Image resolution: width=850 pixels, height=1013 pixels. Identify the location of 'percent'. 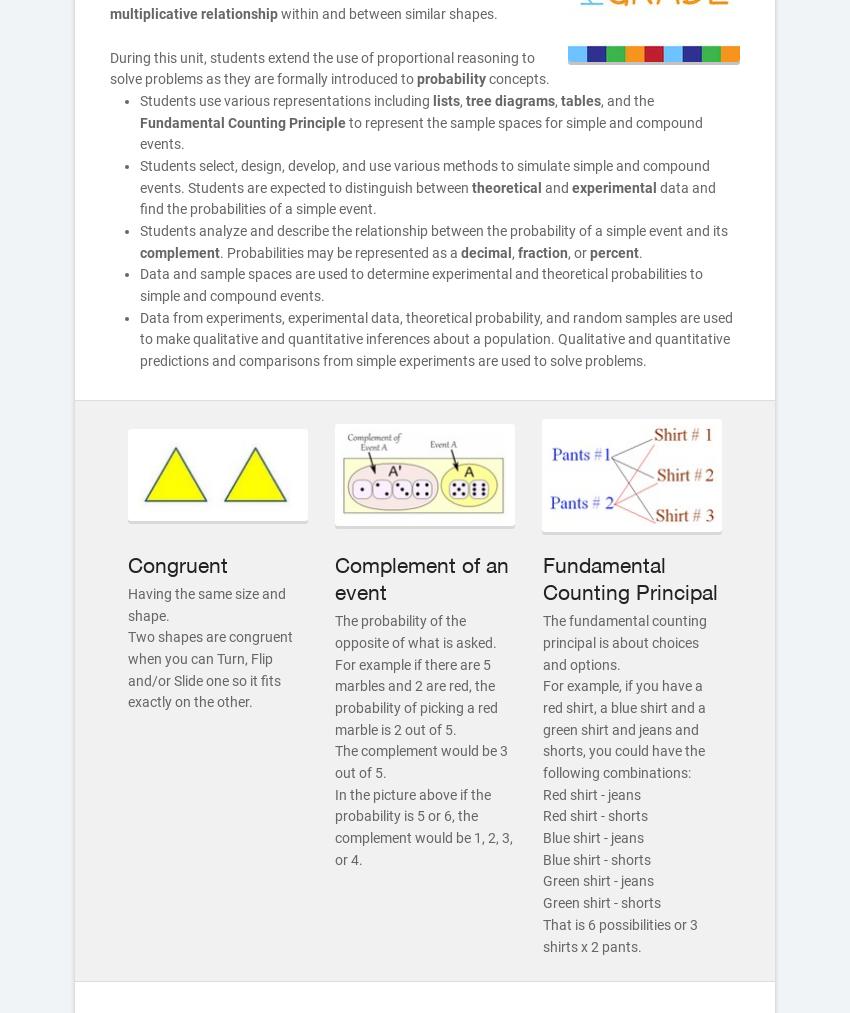
(613, 251).